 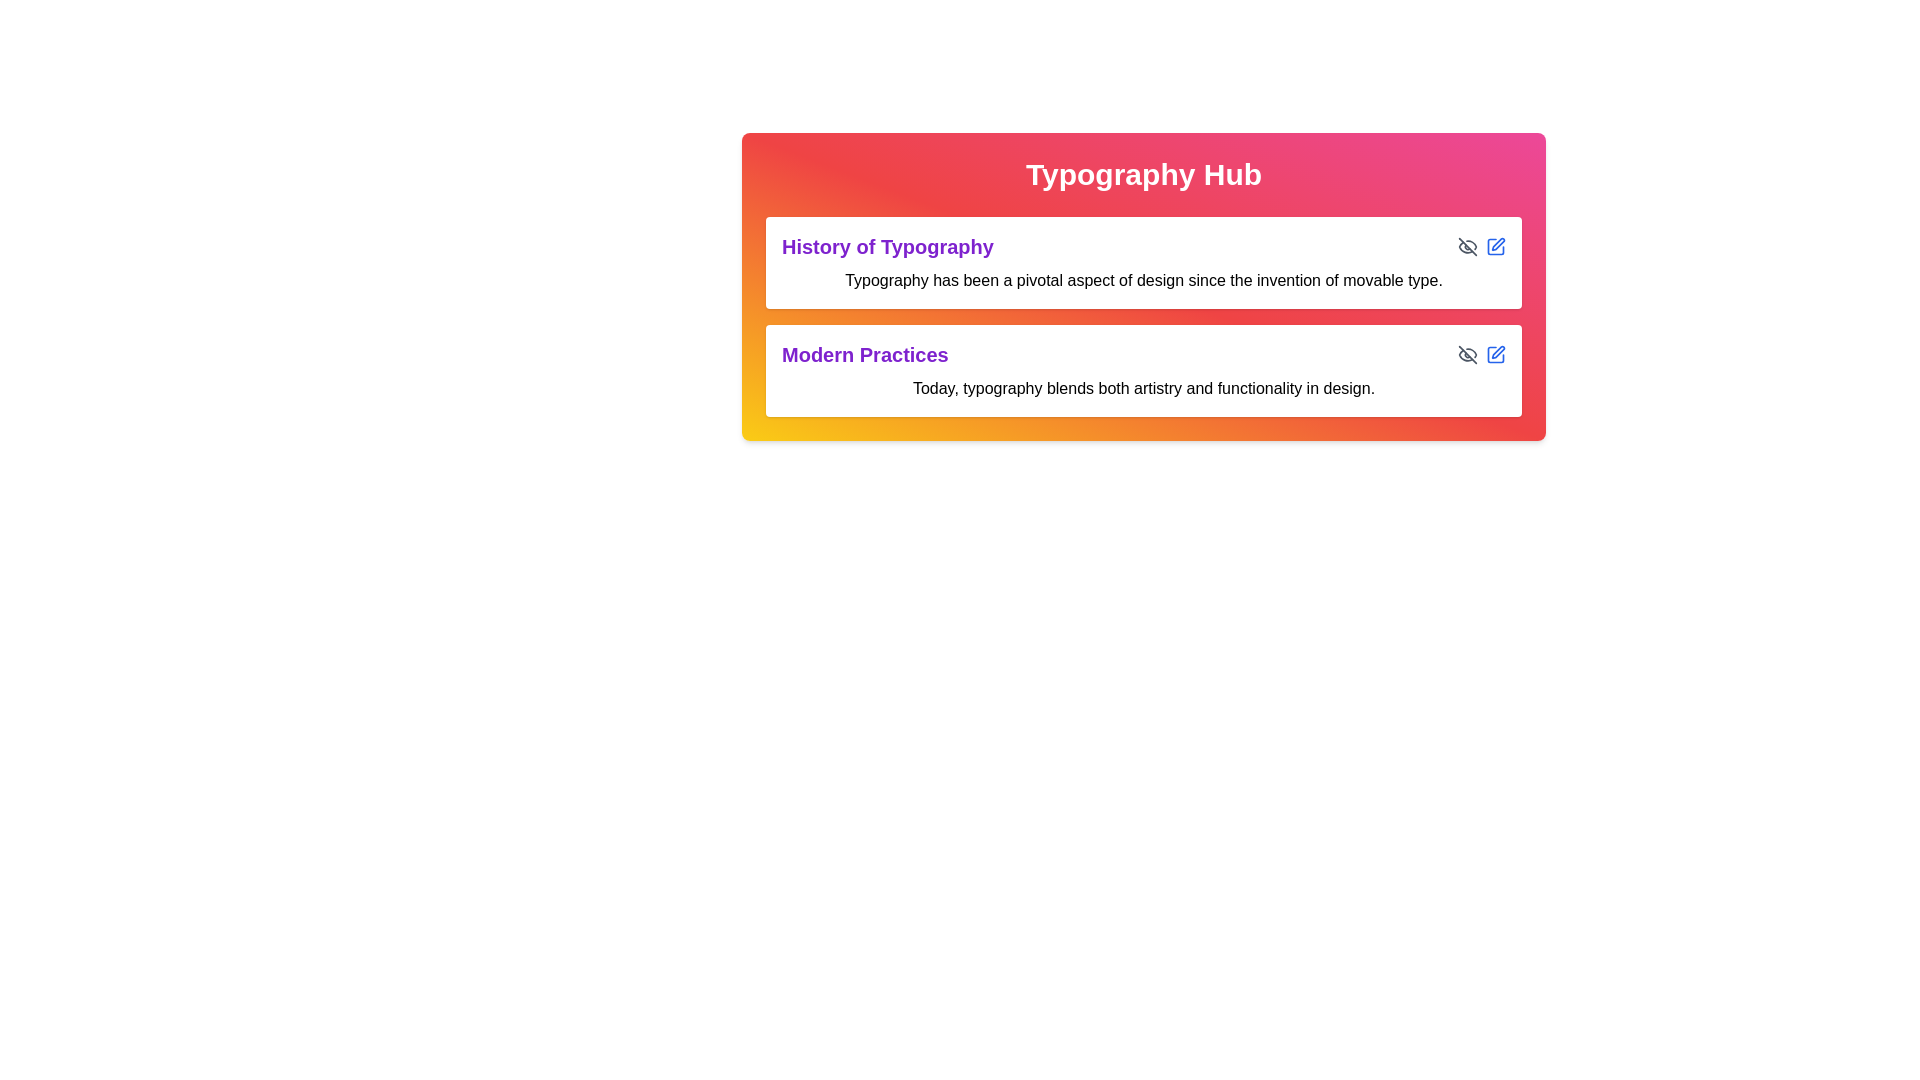 I want to click on the diagonal slash element of the 'Eye Off' icon located at the corner of the second card labeled 'Modern Practices.', so click(x=1468, y=353).